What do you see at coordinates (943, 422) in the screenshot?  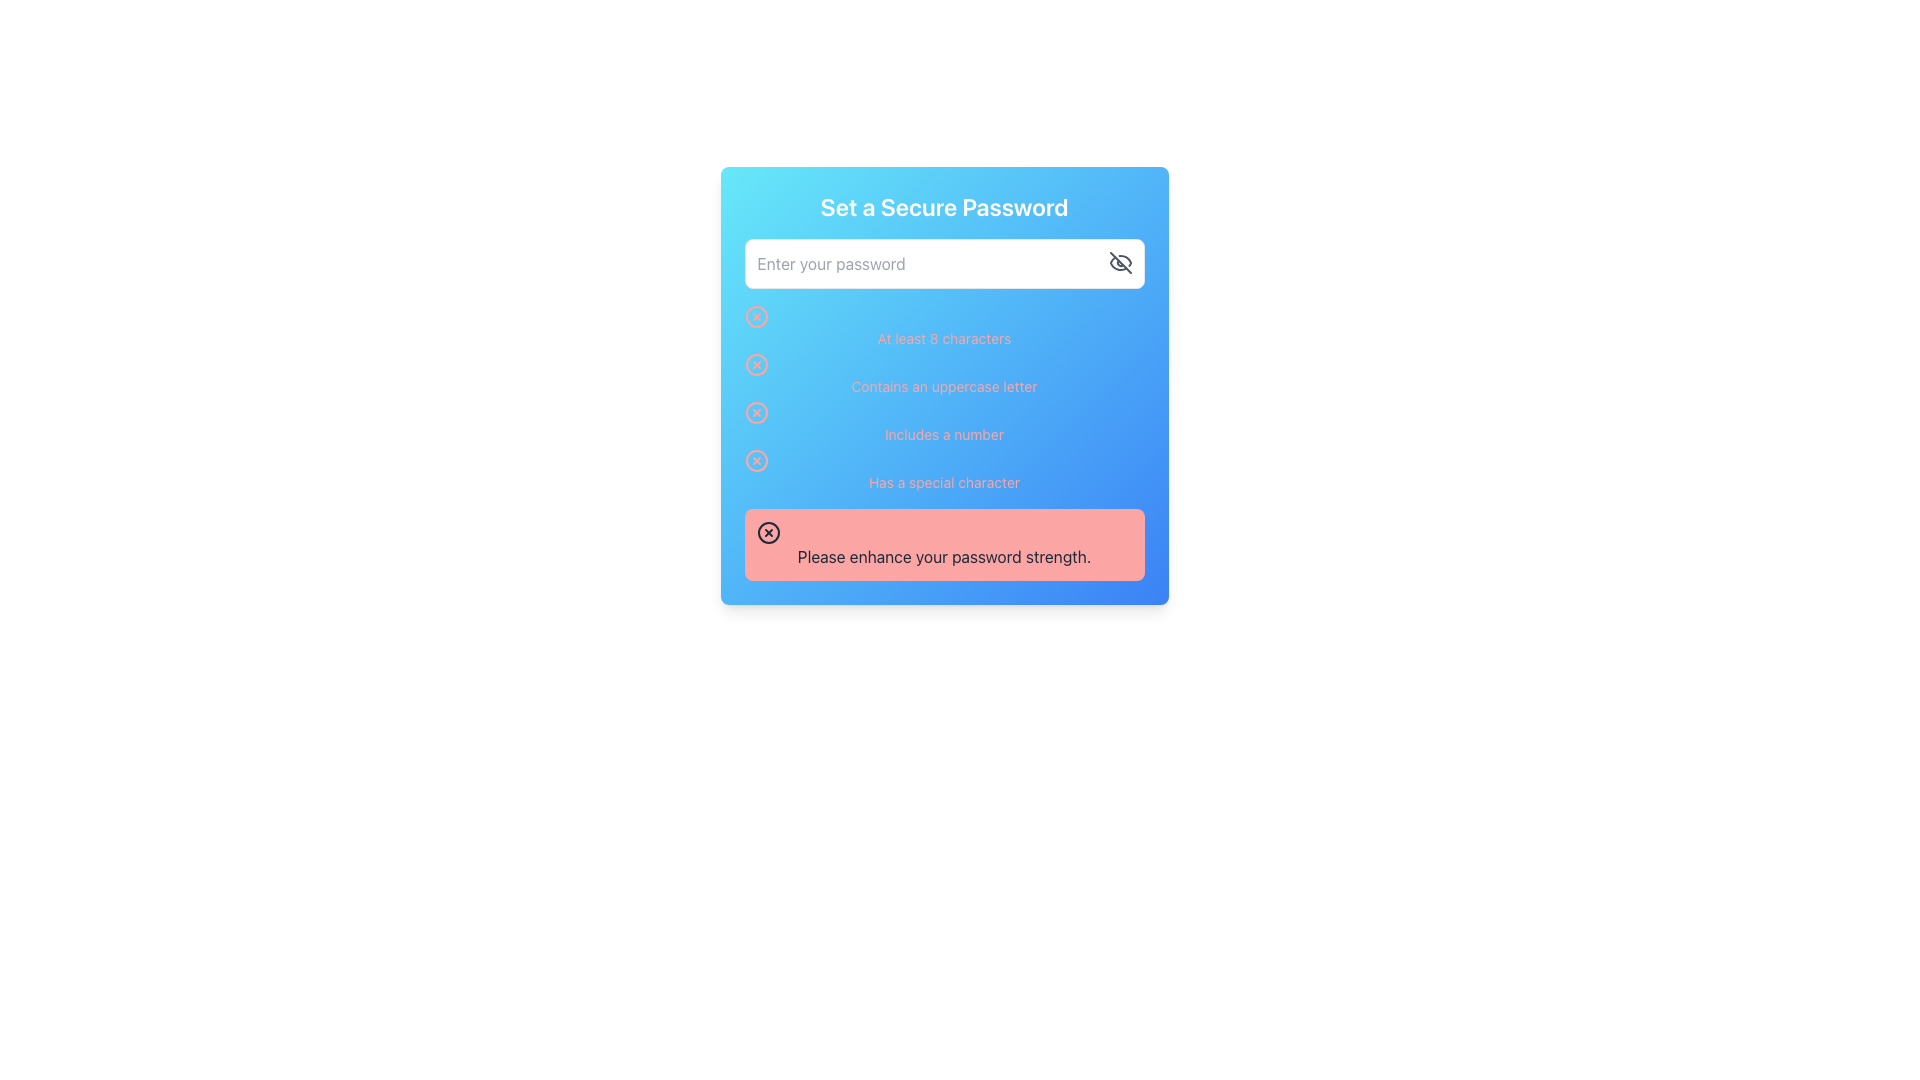 I see `the Text Label with Icon that indicates the password requirement for including a numeric character, located in the center-right portion of the modal dialog` at bounding box center [943, 422].